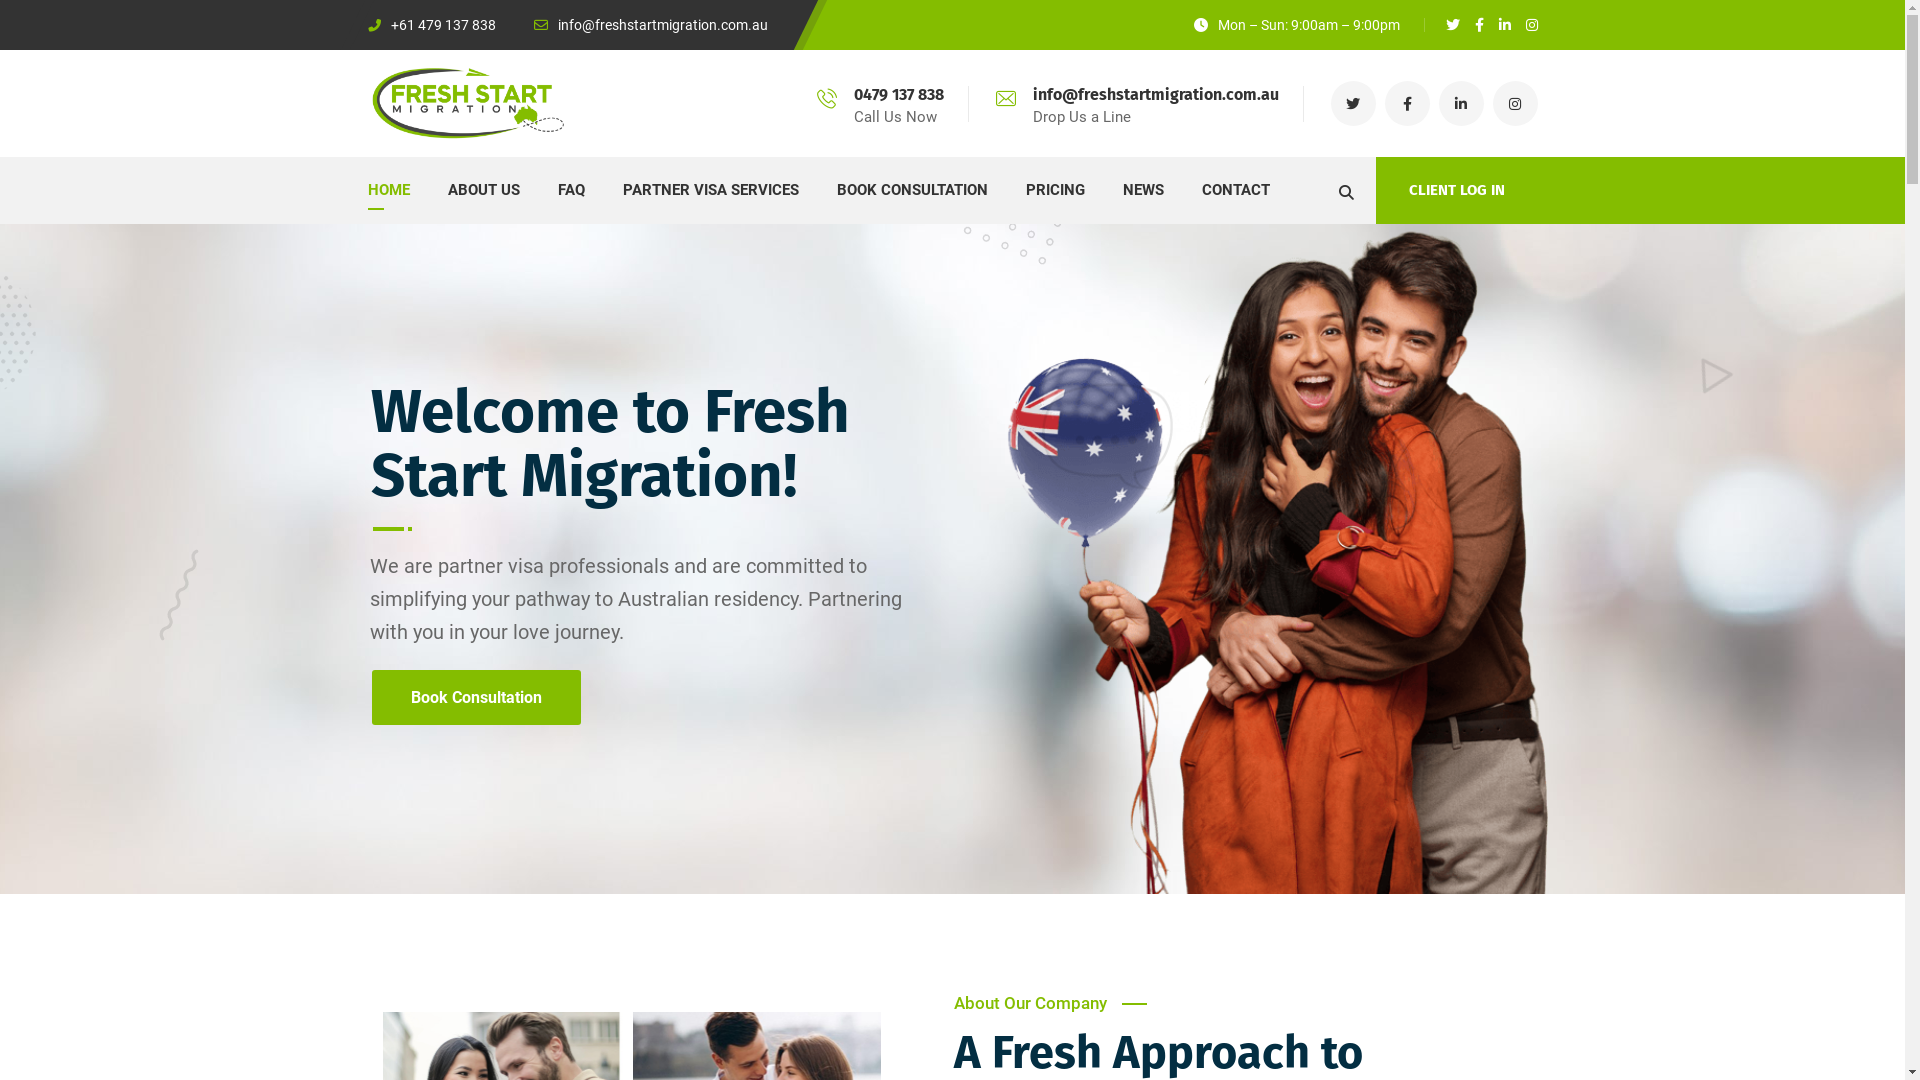  I want to click on 'info@freshstartmigration.com.au', so click(651, 24).